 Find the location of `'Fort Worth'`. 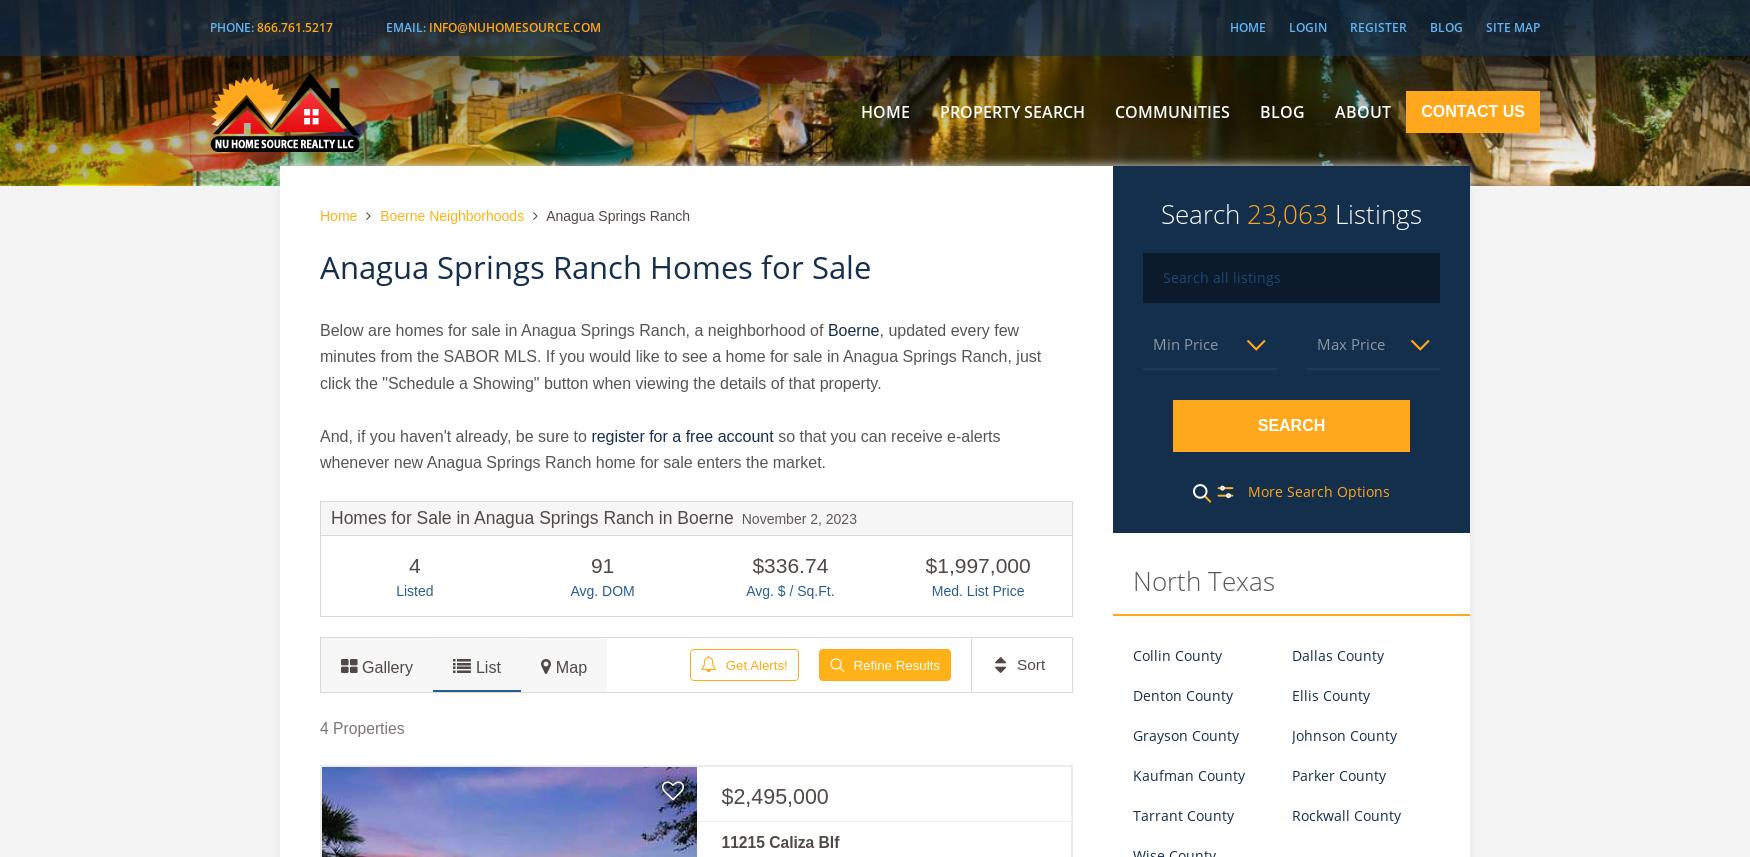

'Fort Worth' is located at coordinates (1164, 193).